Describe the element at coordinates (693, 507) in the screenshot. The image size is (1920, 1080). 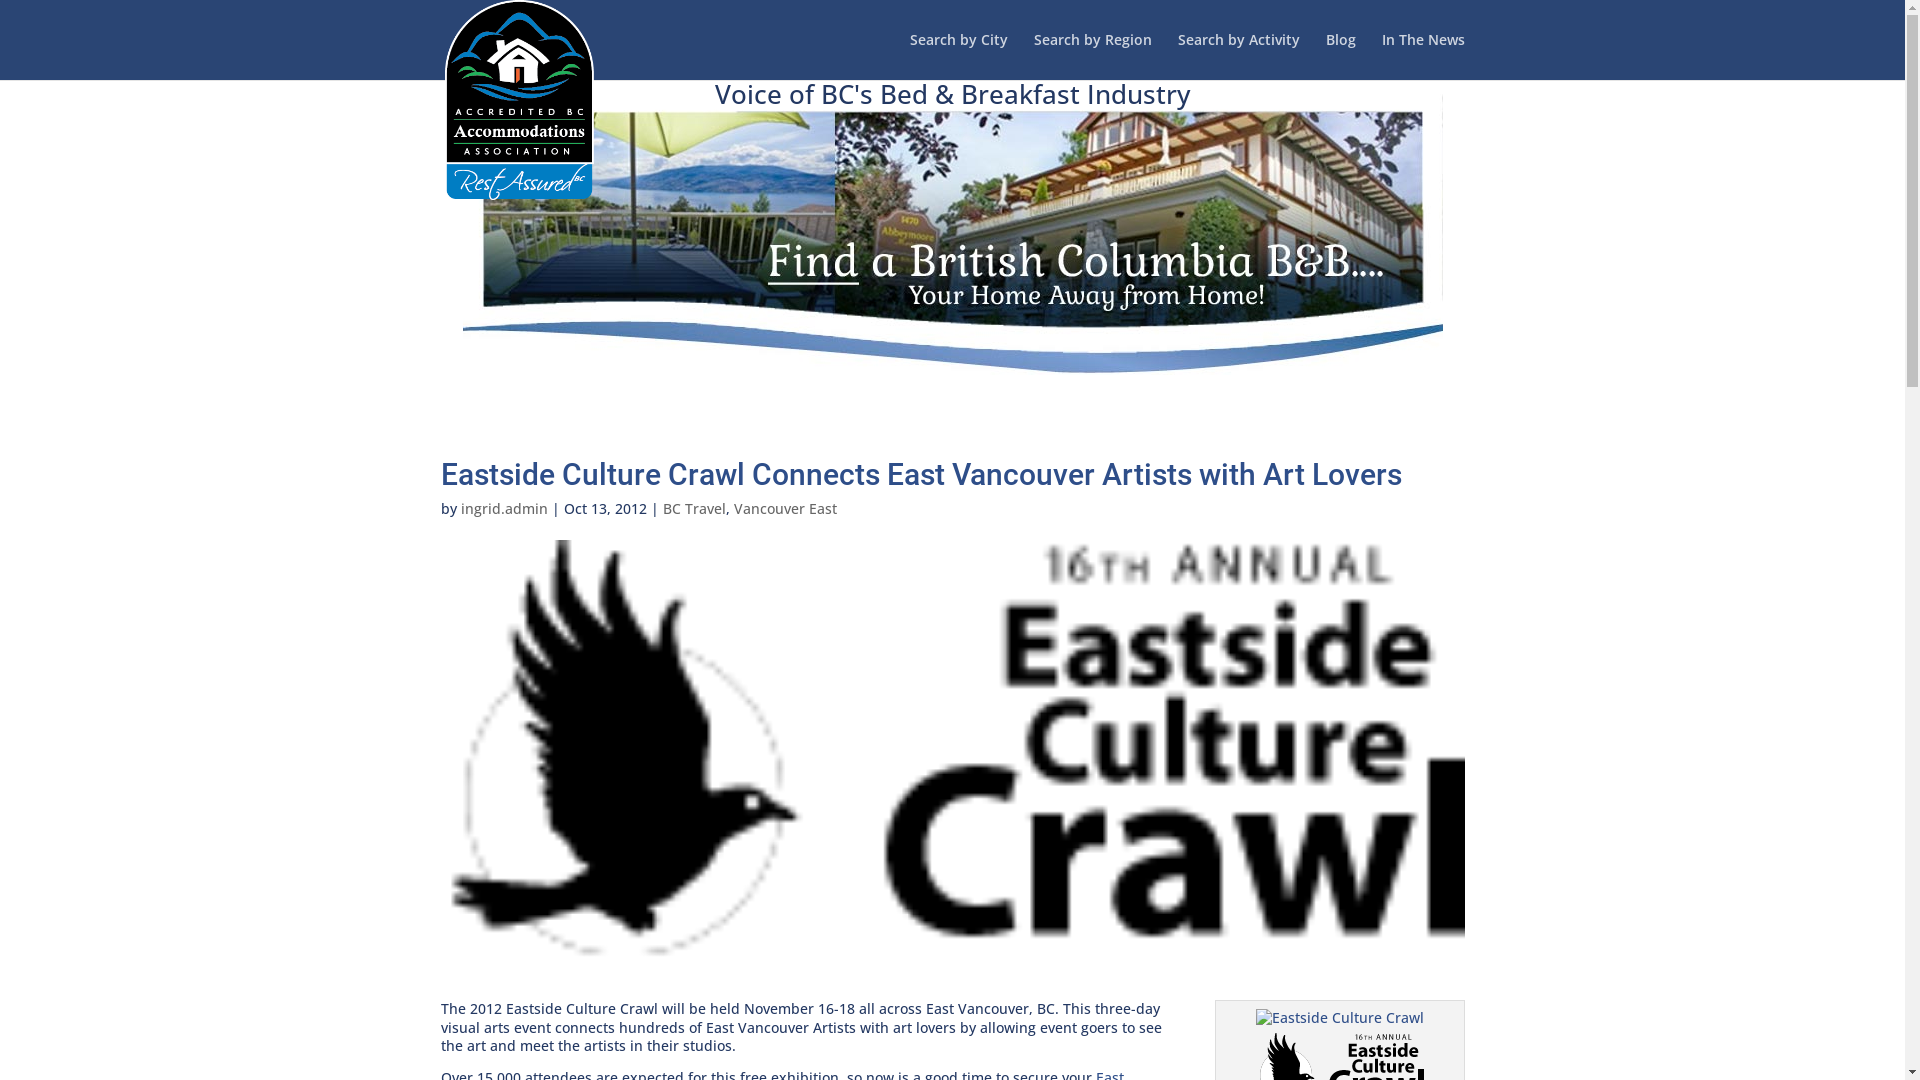
I see `'BC Travel'` at that location.